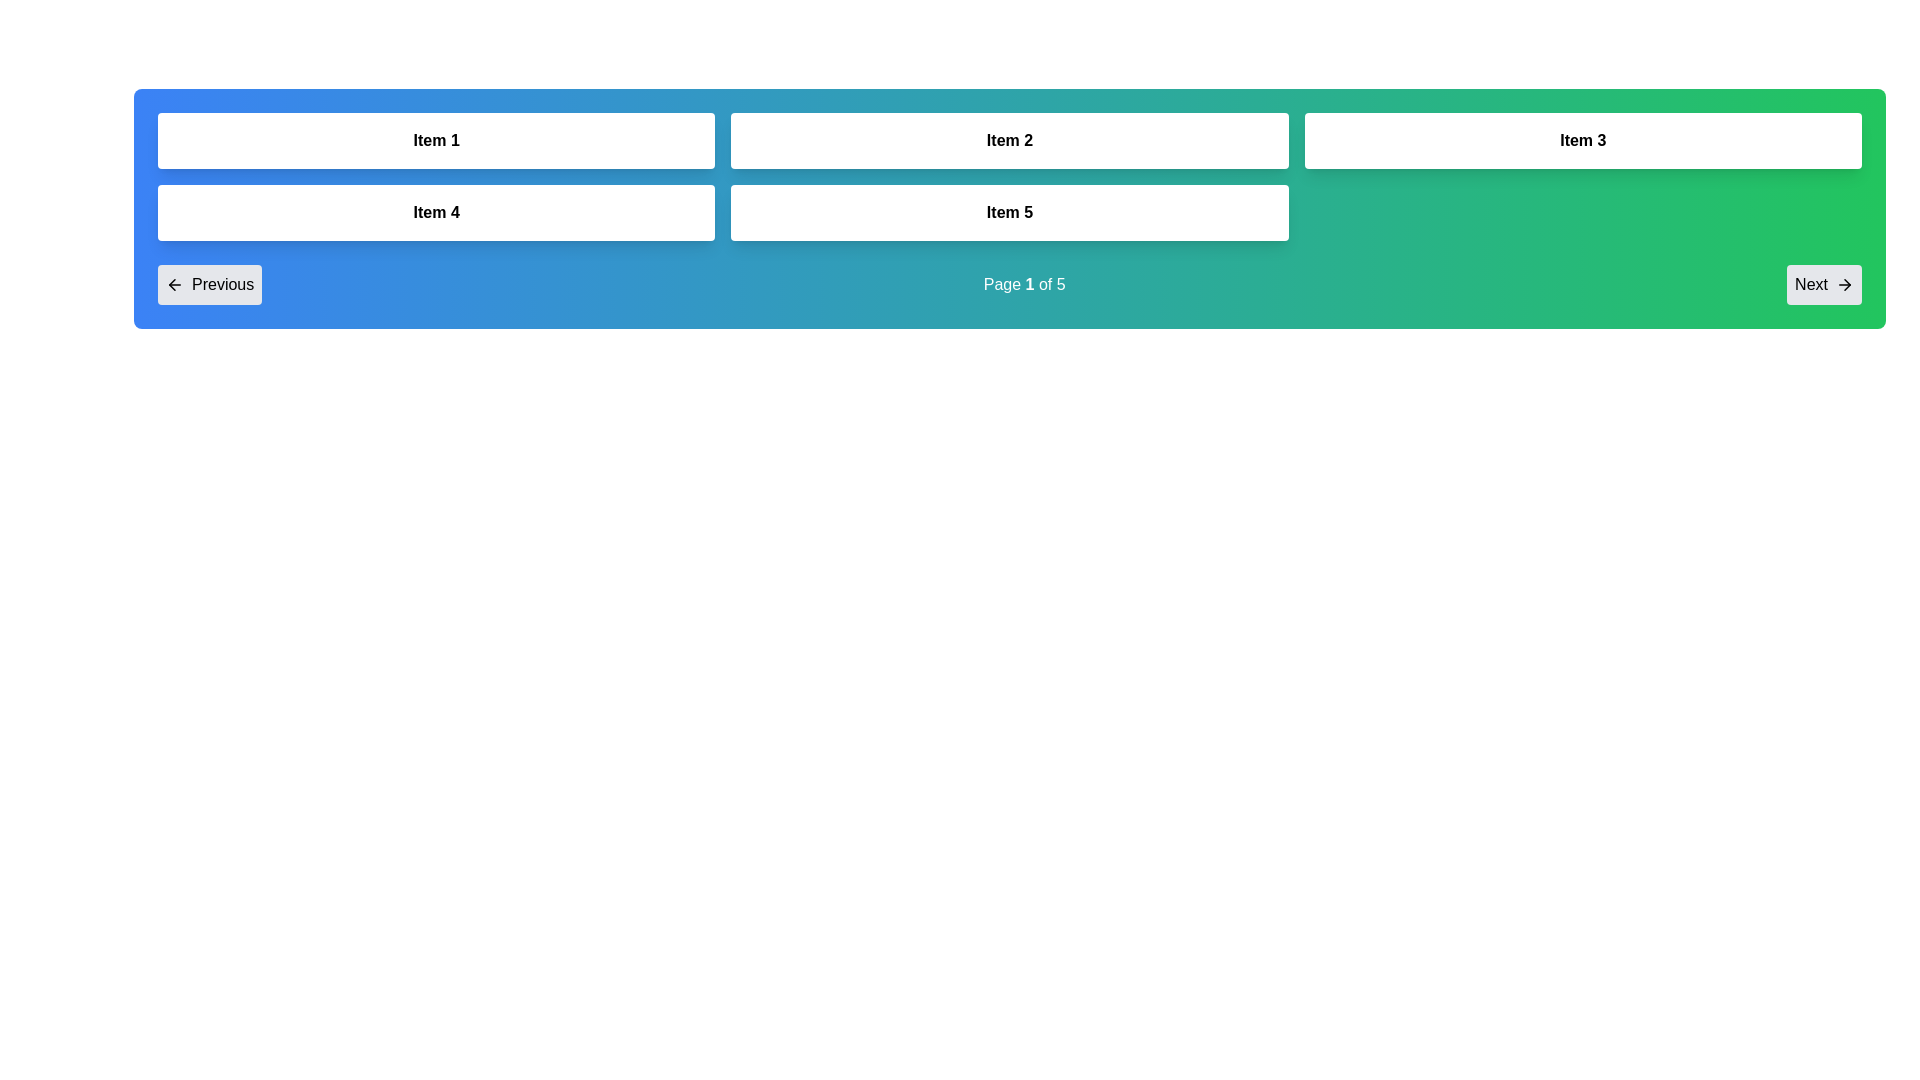 The height and width of the screenshot is (1080, 1920). I want to click on the icon located at the far right of the green gradient background section within the 'Next' button, which indicates navigation forward or progression, so click(1846, 285).